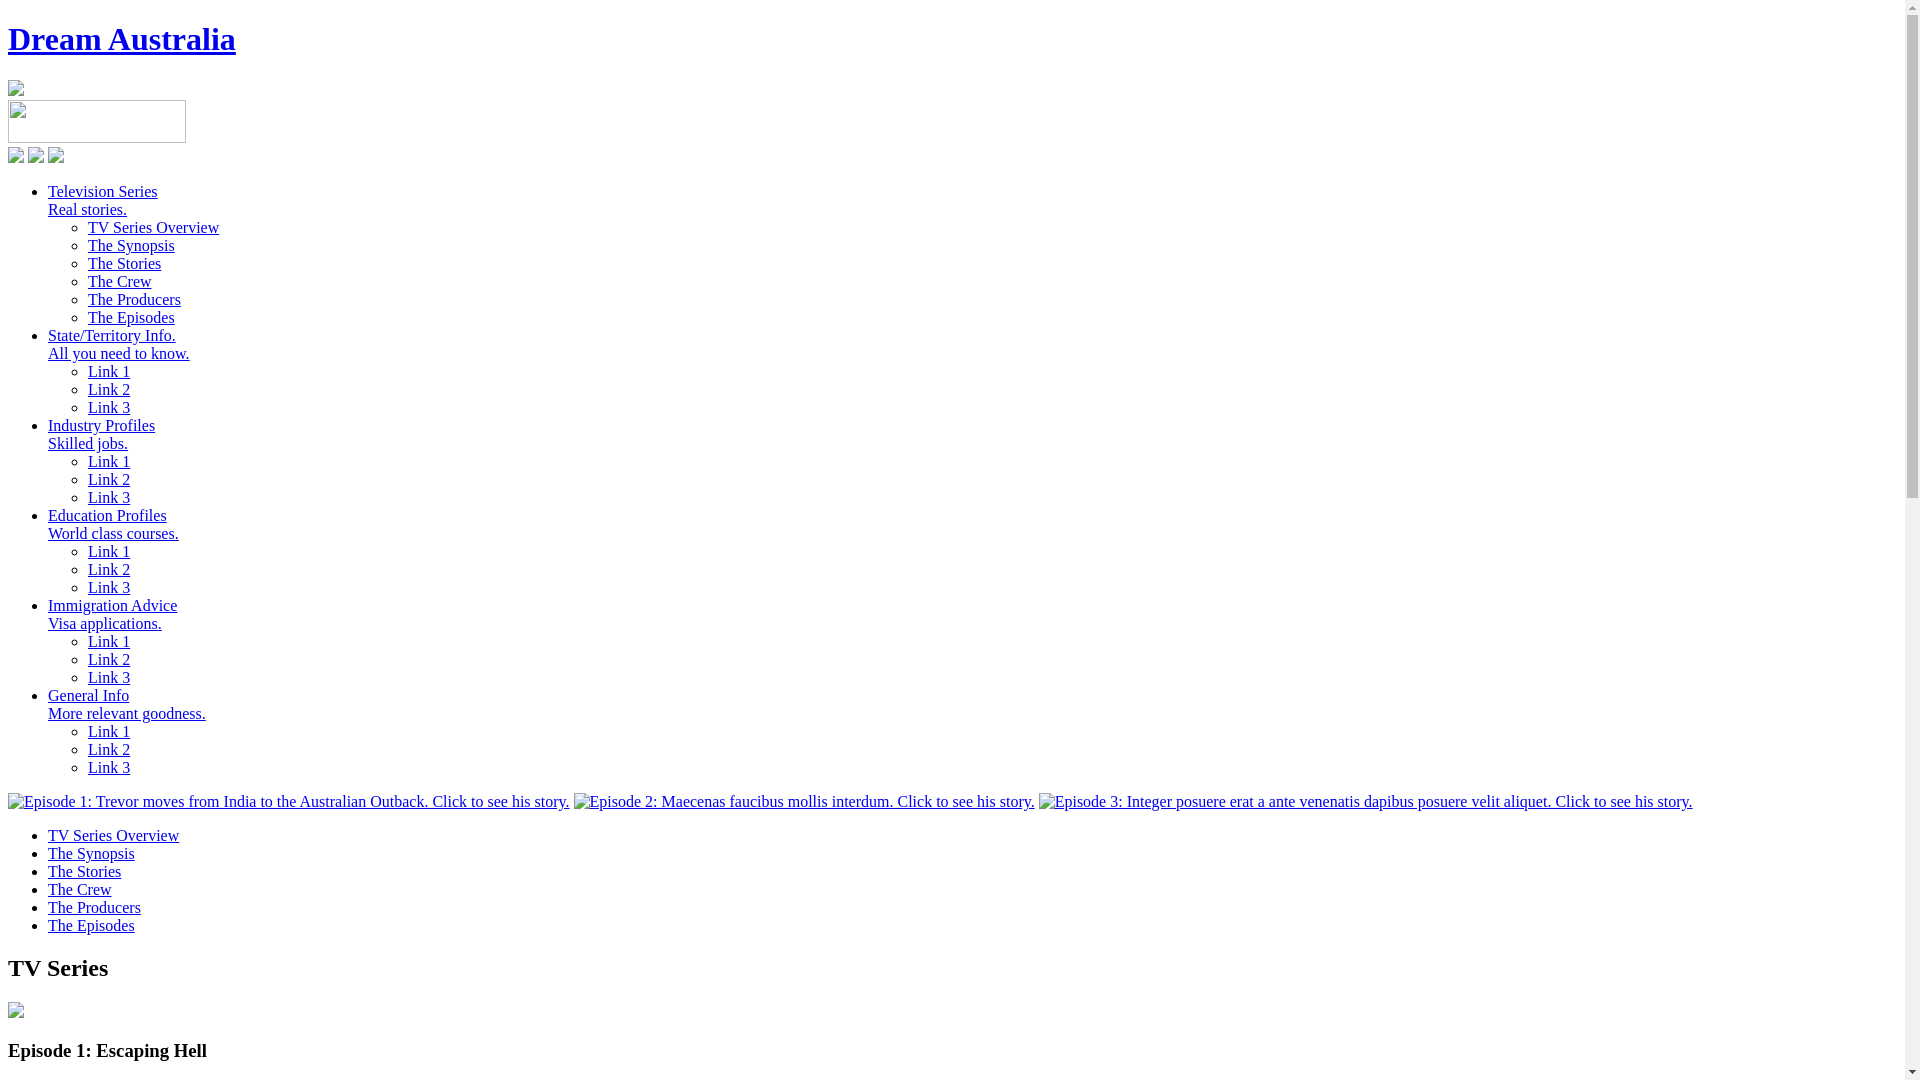 This screenshot has height=1080, width=1920. I want to click on 'Industry Profiles, so click(100, 433).